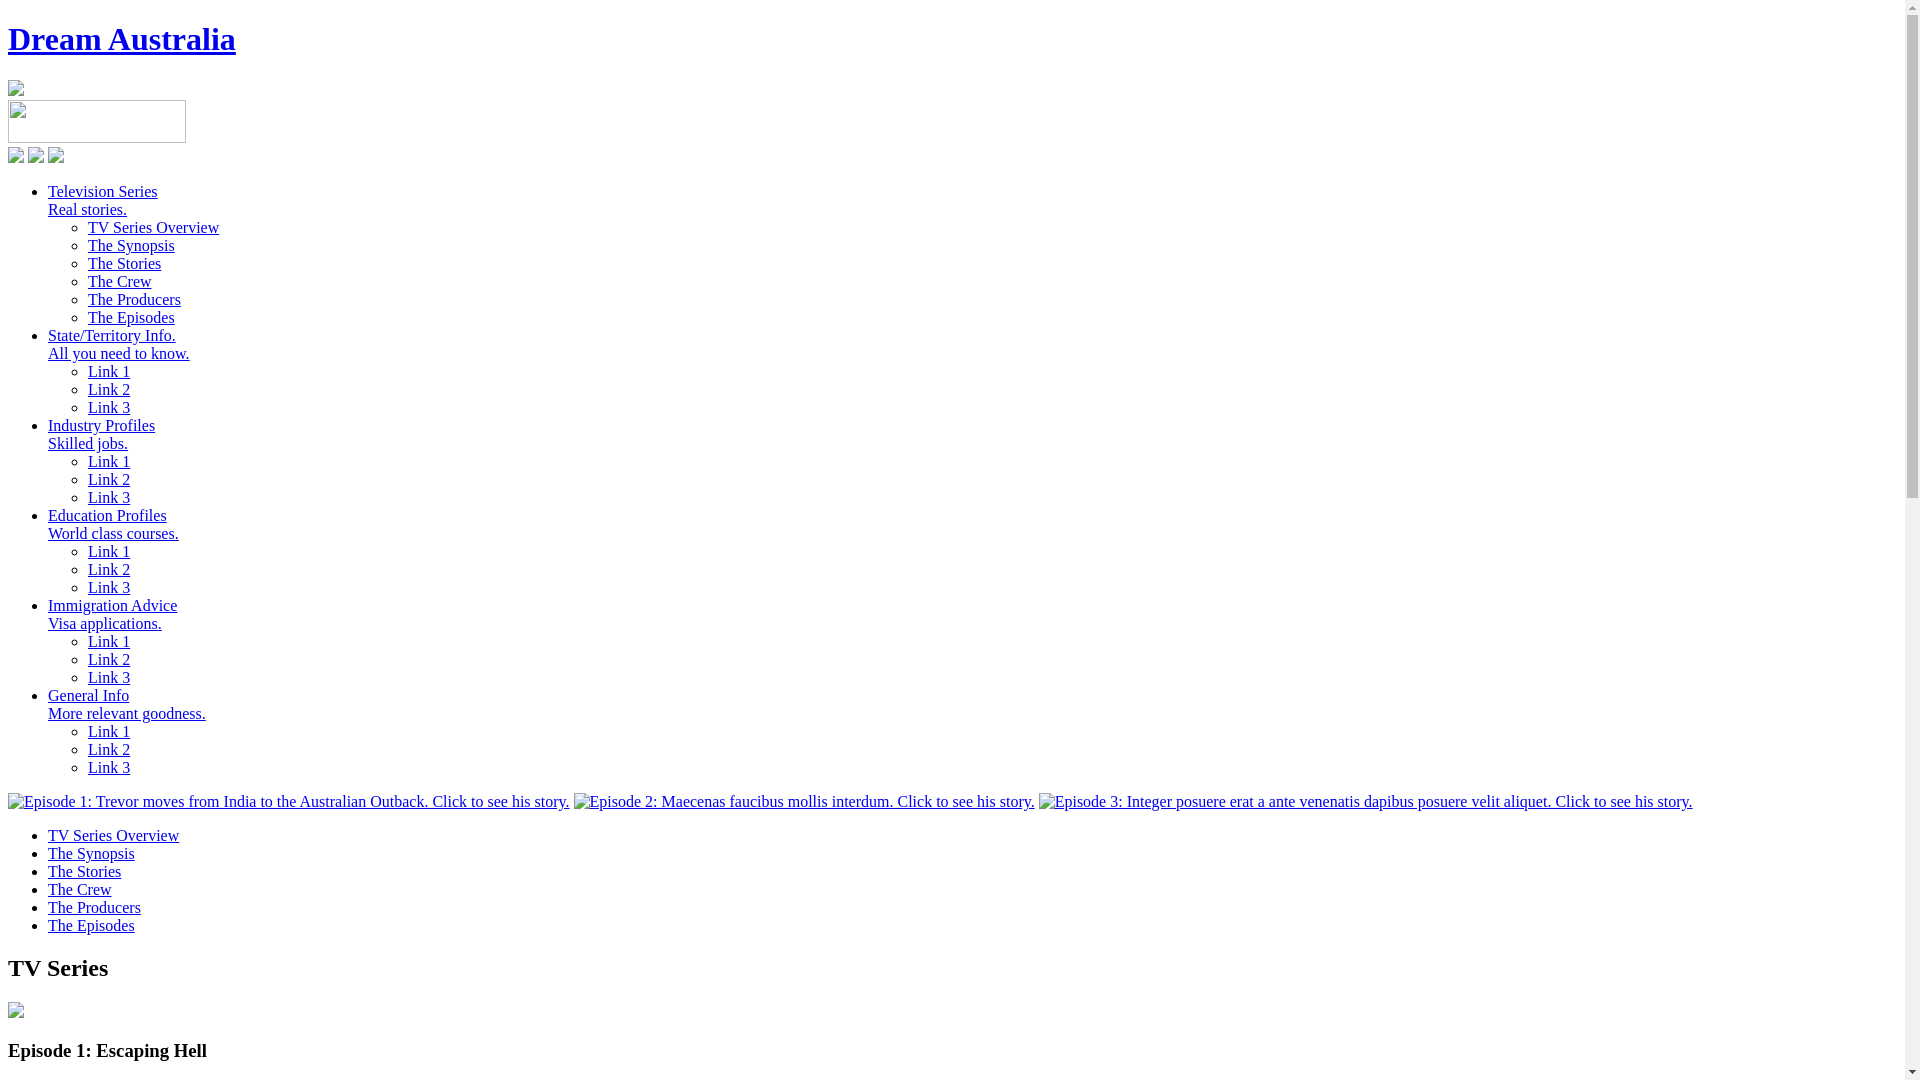 This screenshot has height=1080, width=1920. I want to click on 'Industry Profiles, so click(100, 433).